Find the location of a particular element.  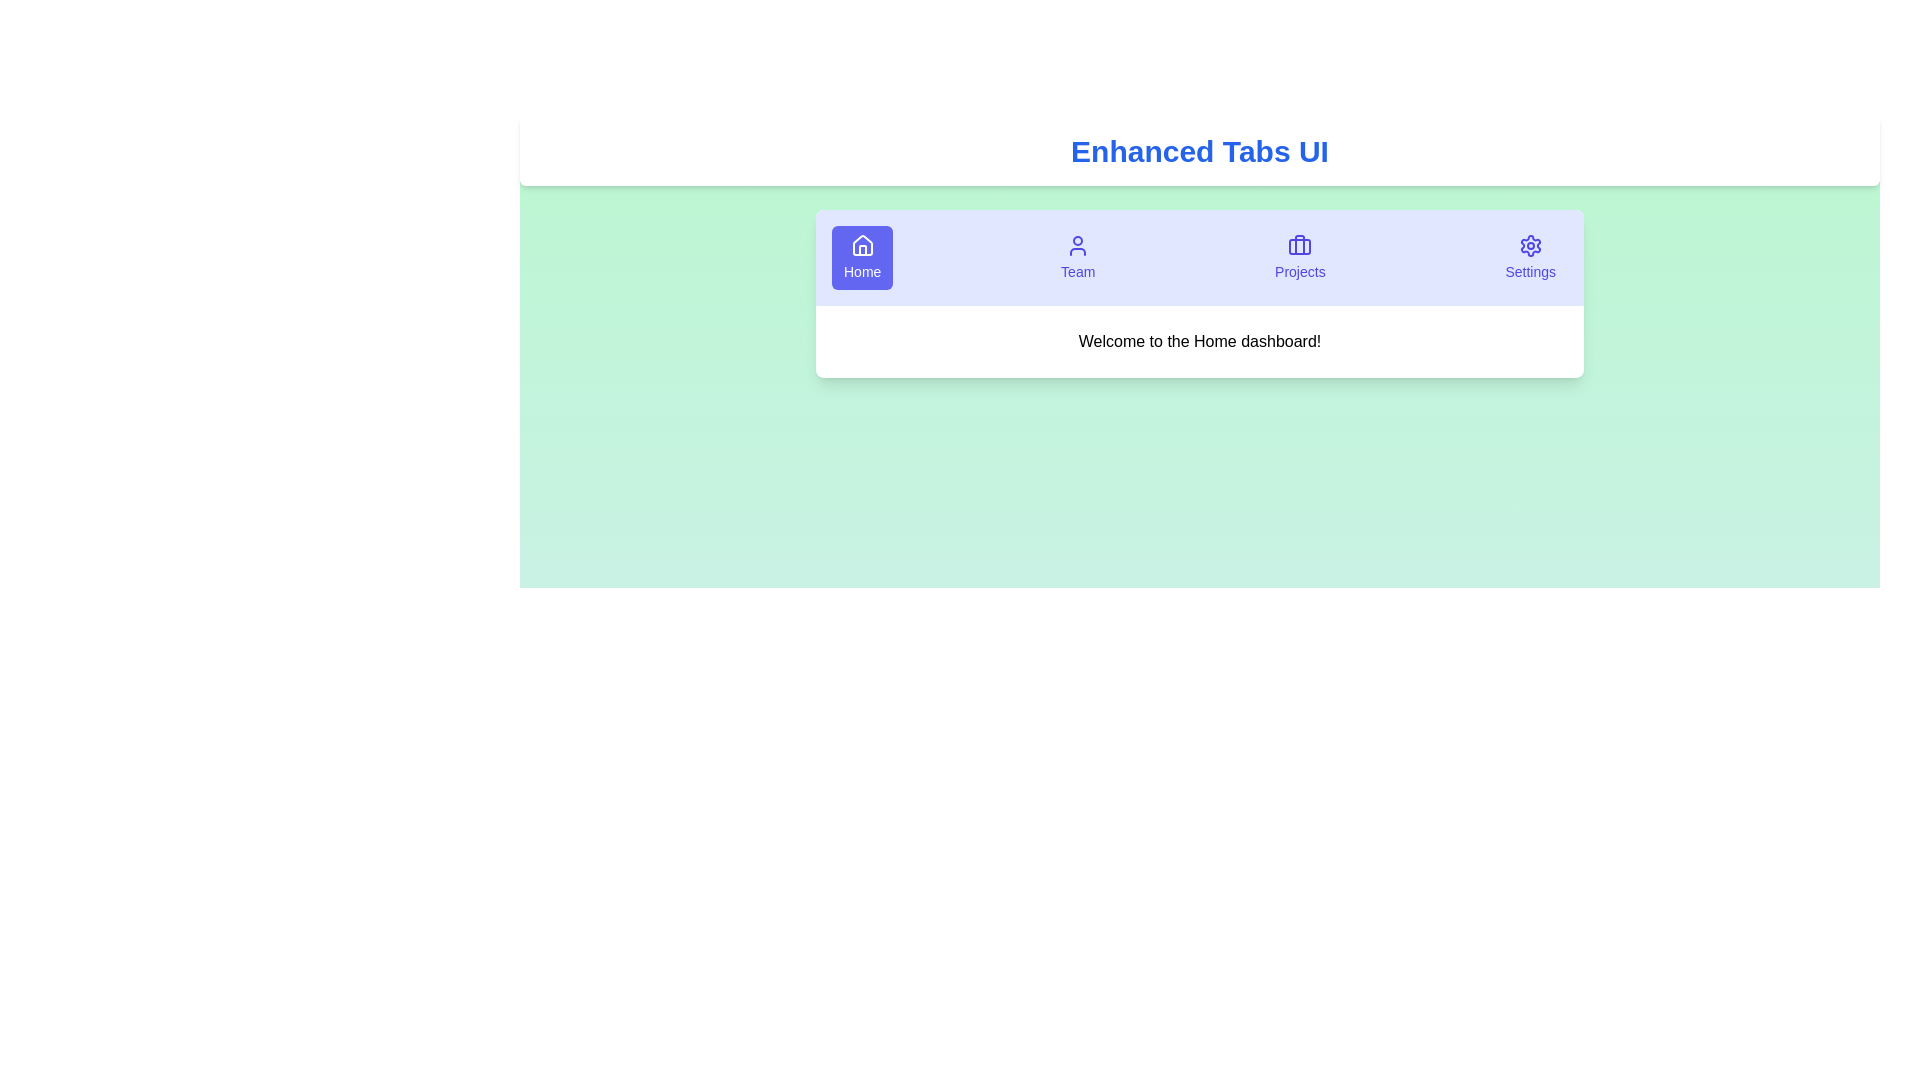

the 'Home' icon located at the top-left corner of the navigation bar is located at coordinates (862, 245).